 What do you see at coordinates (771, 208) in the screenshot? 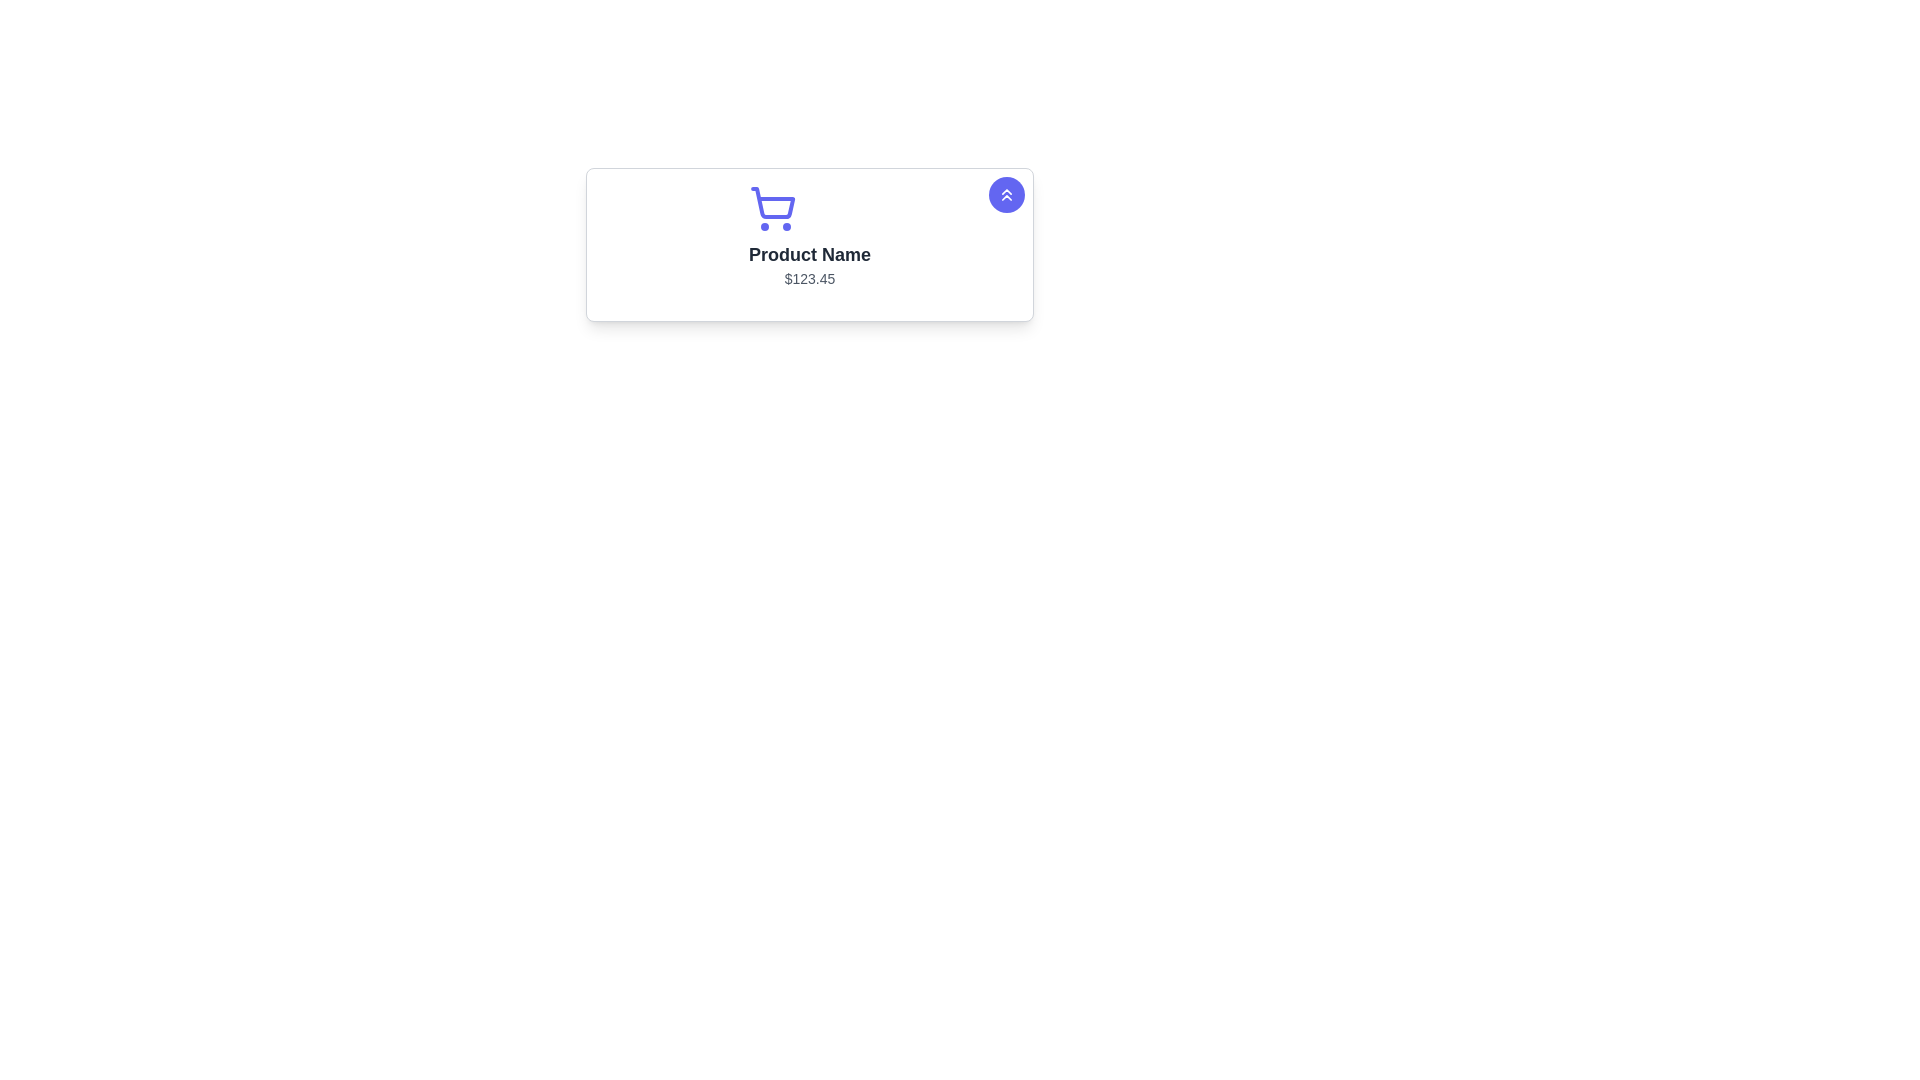
I see `the purple shopping cart icon, which is positioned at the top center of the product card, directly above the product name and price` at bounding box center [771, 208].